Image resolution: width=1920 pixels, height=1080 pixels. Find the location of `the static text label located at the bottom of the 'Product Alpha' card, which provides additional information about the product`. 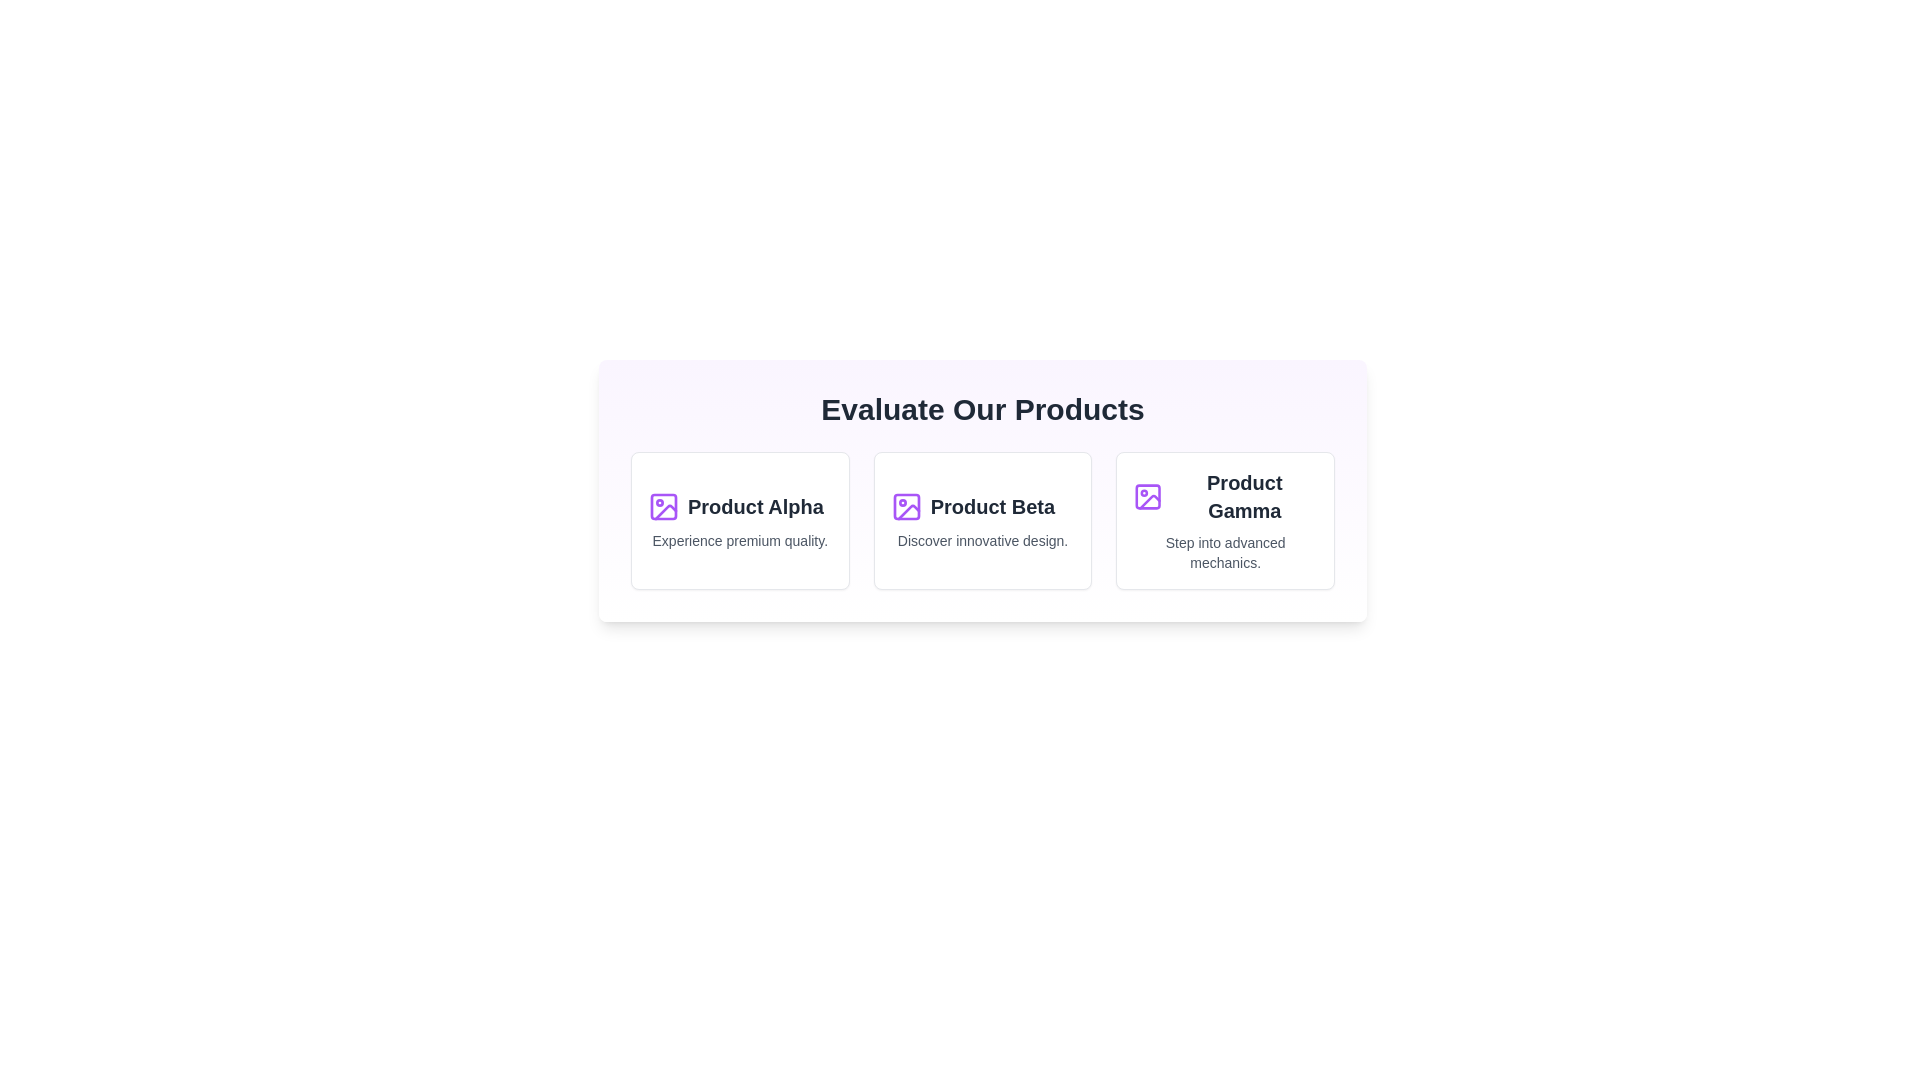

the static text label located at the bottom of the 'Product Alpha' card, which provides additional information about the product is located at coordinates (739, 540).